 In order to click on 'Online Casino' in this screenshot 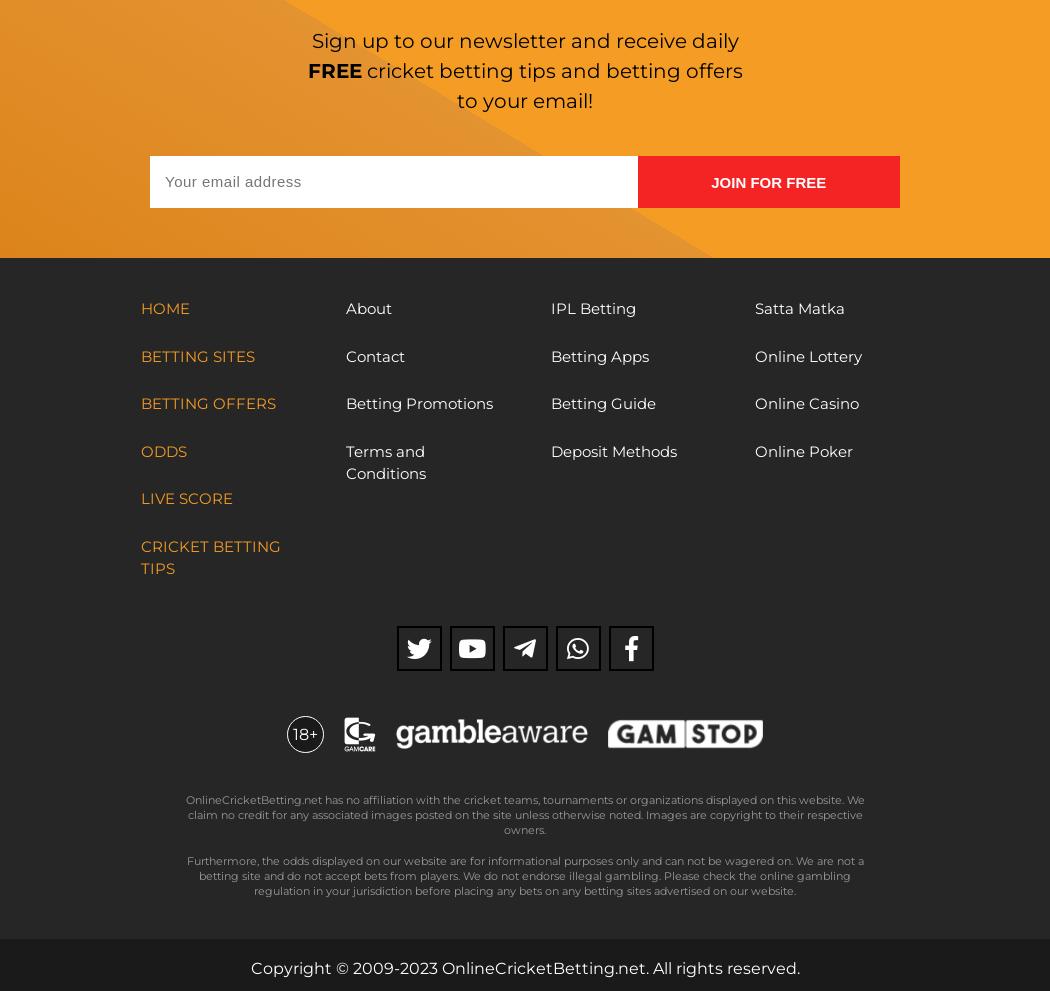, I will do `click(806, 402)`.